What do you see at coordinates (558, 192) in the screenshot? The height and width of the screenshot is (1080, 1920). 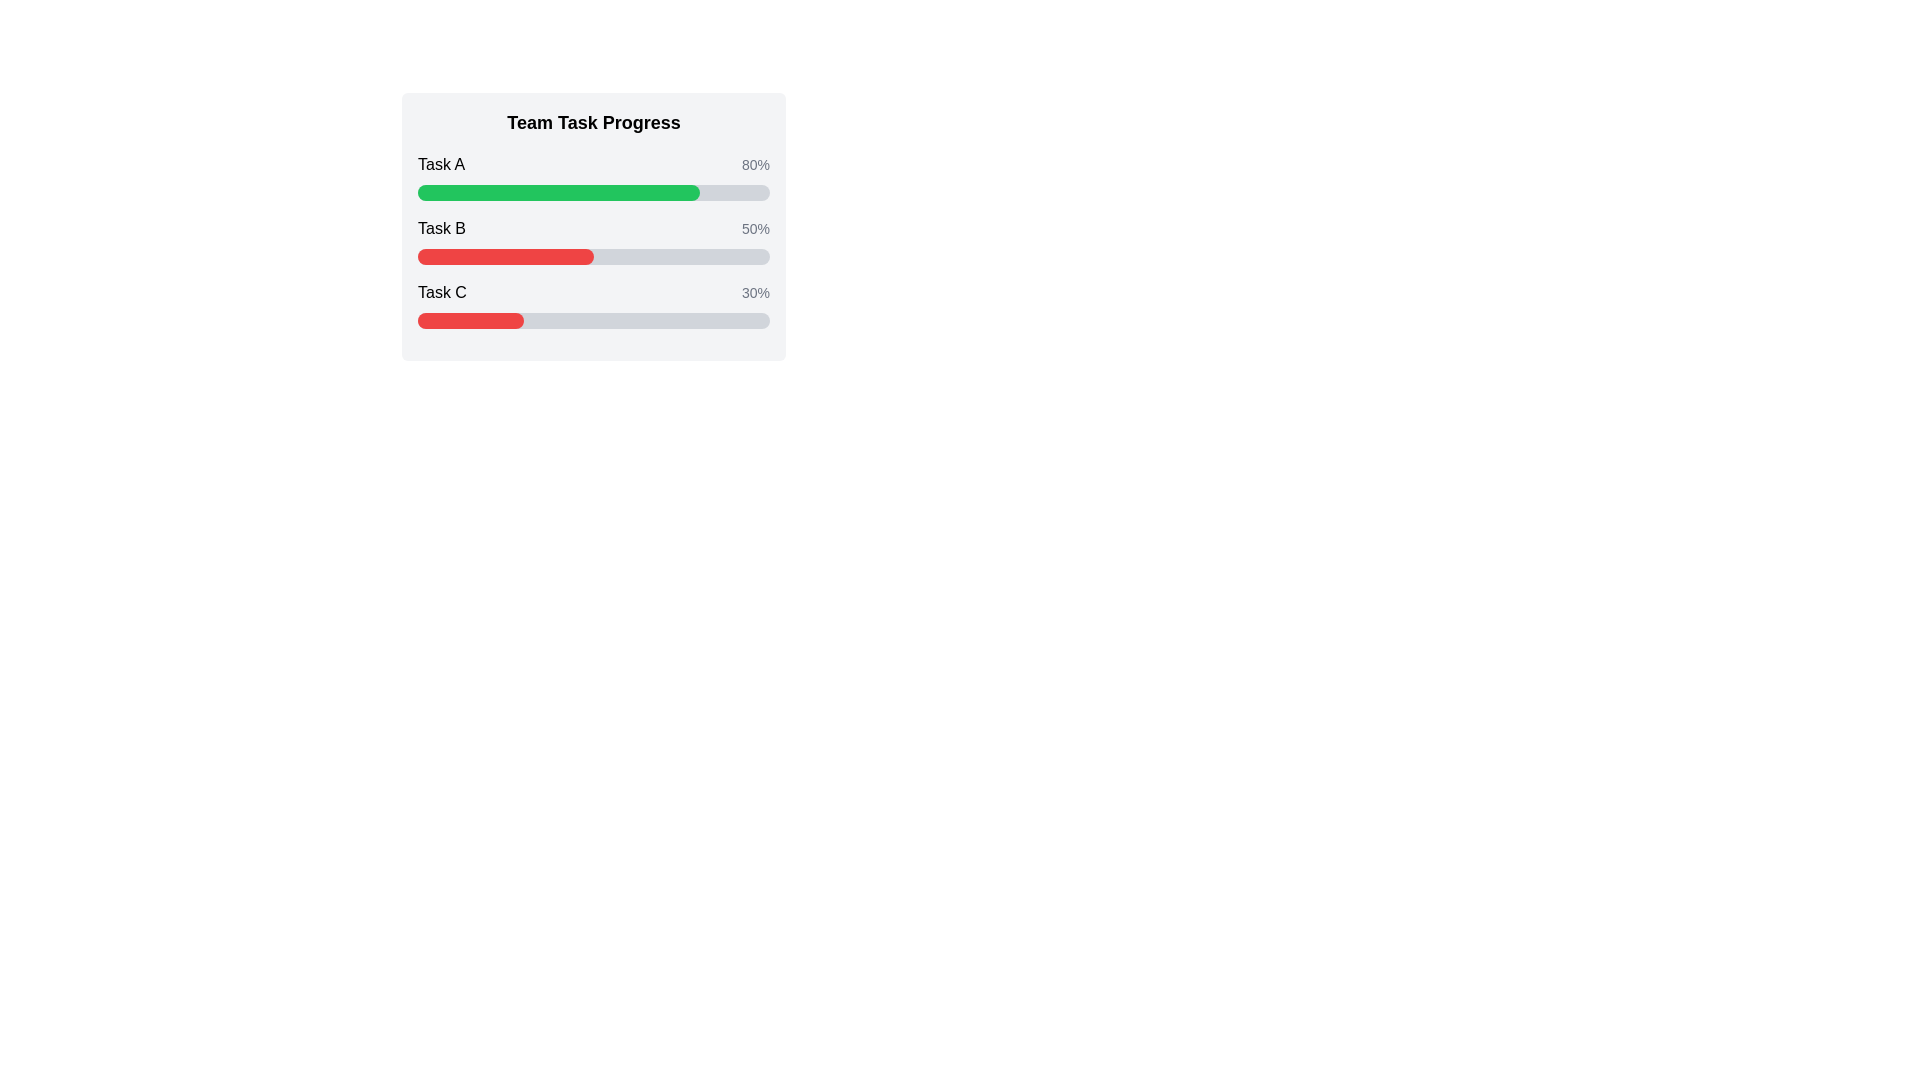 I see `the progress bar indicating 80% completion for 'Task A' to interact with it, if enabled` at bounding box center [558, 192].